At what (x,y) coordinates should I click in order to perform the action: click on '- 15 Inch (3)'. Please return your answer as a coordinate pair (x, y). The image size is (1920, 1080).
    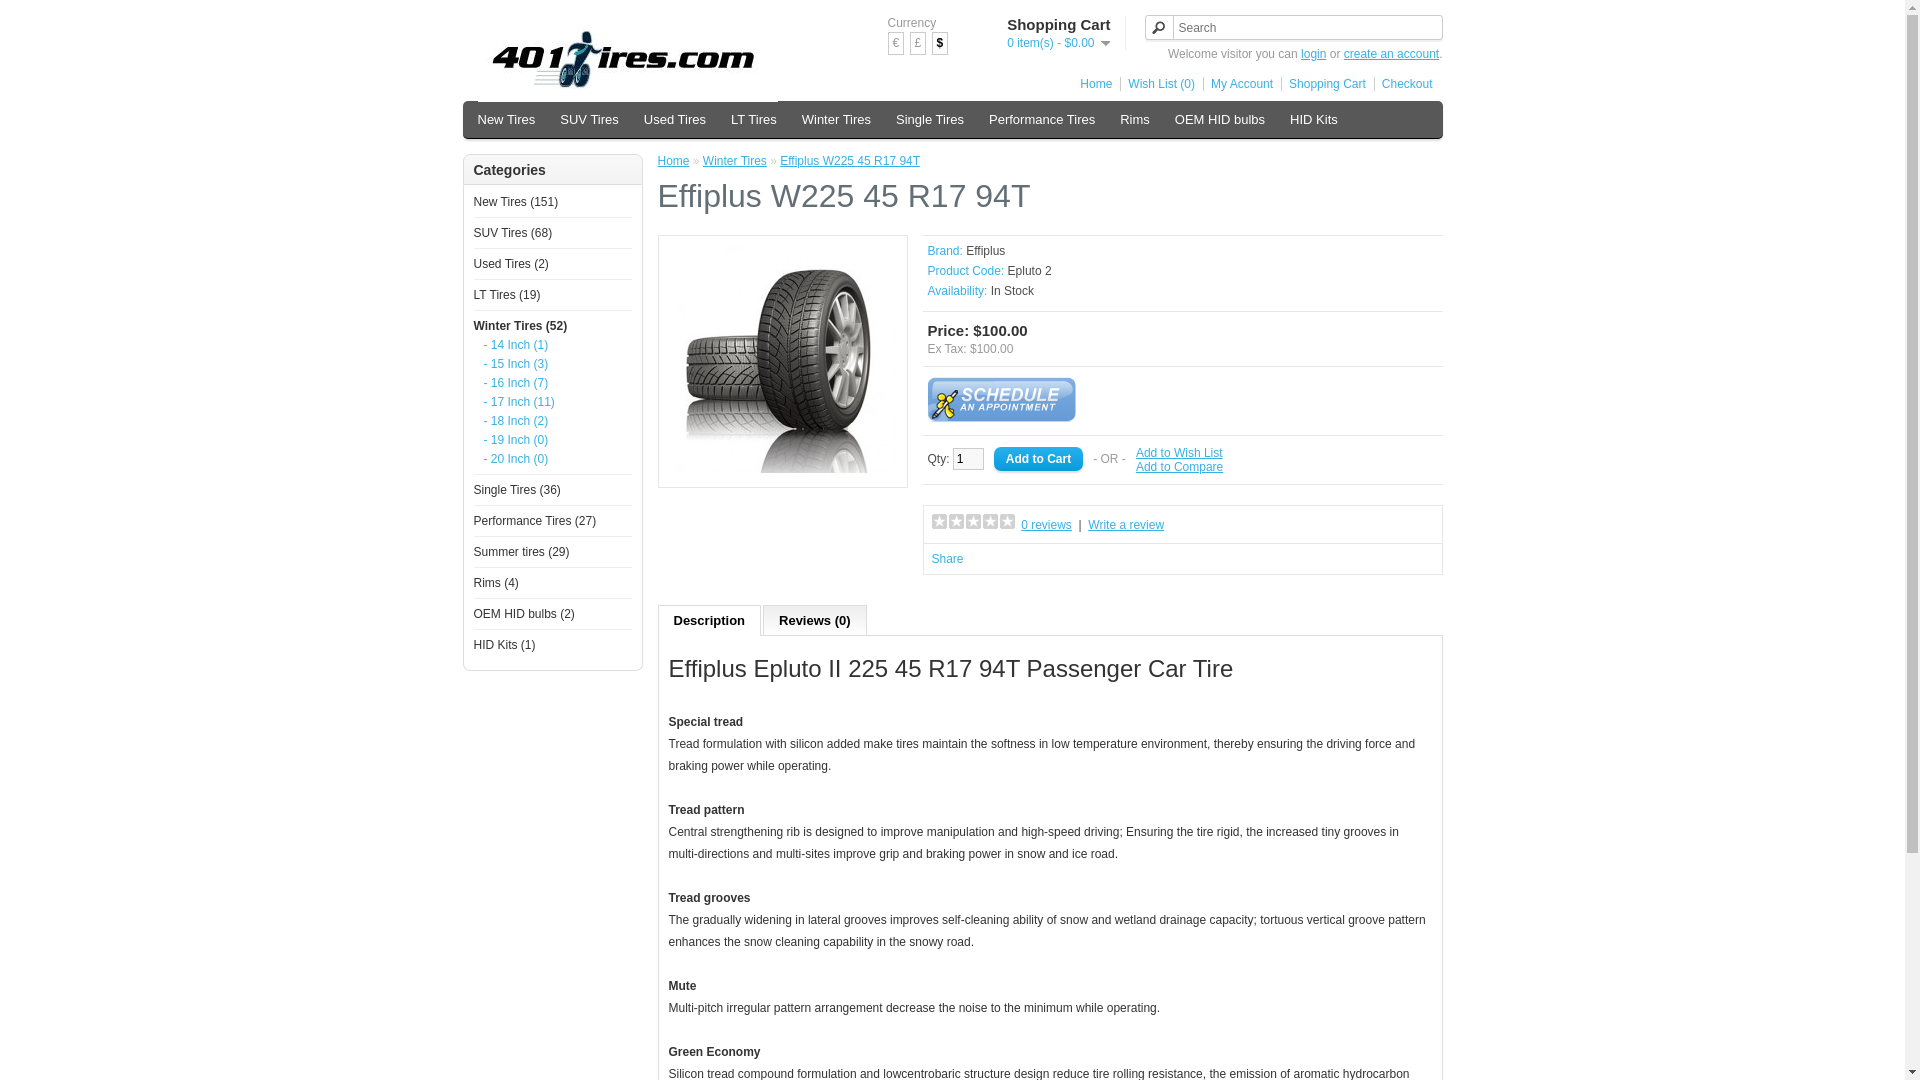
    Looking at the image, I should click on (551, 363).